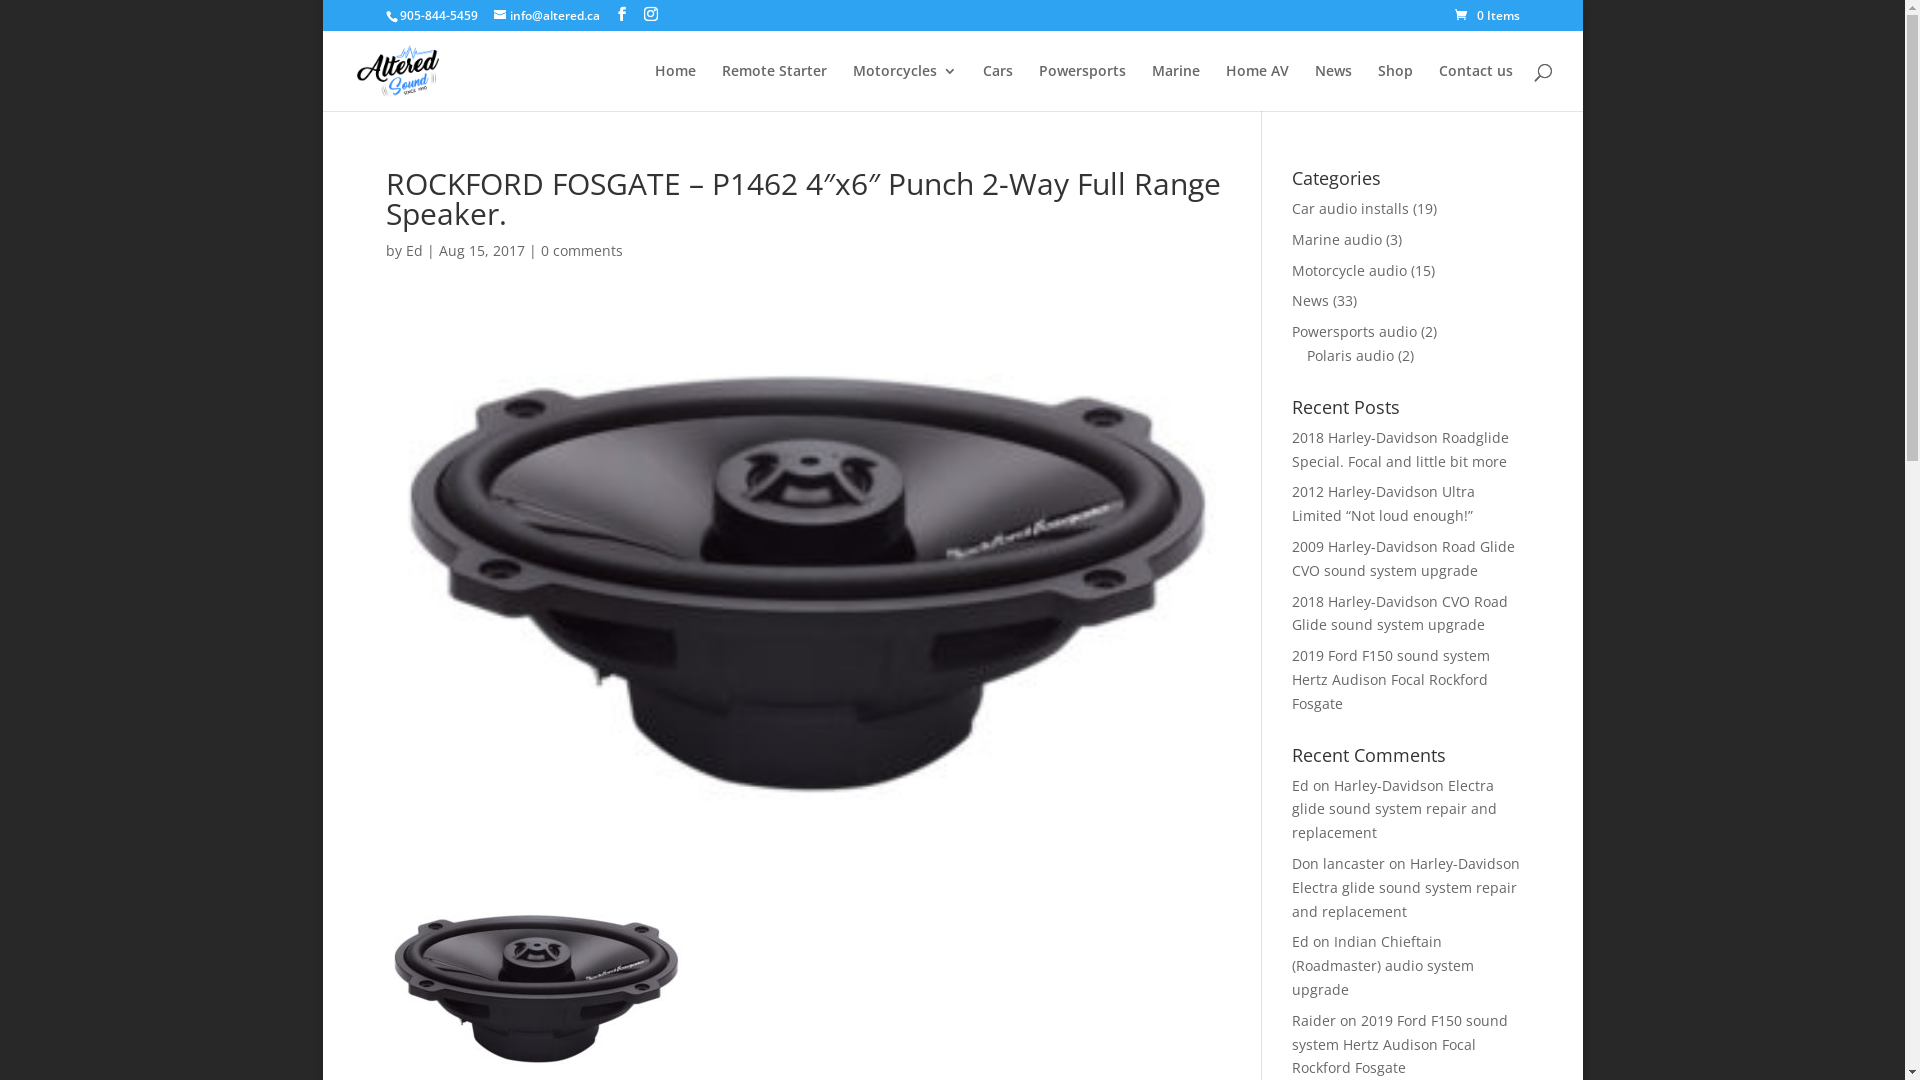  What do you see at coordinates (1314, 86) in the screenshot?
I see `'News'` at bounding box center [1314, 86].